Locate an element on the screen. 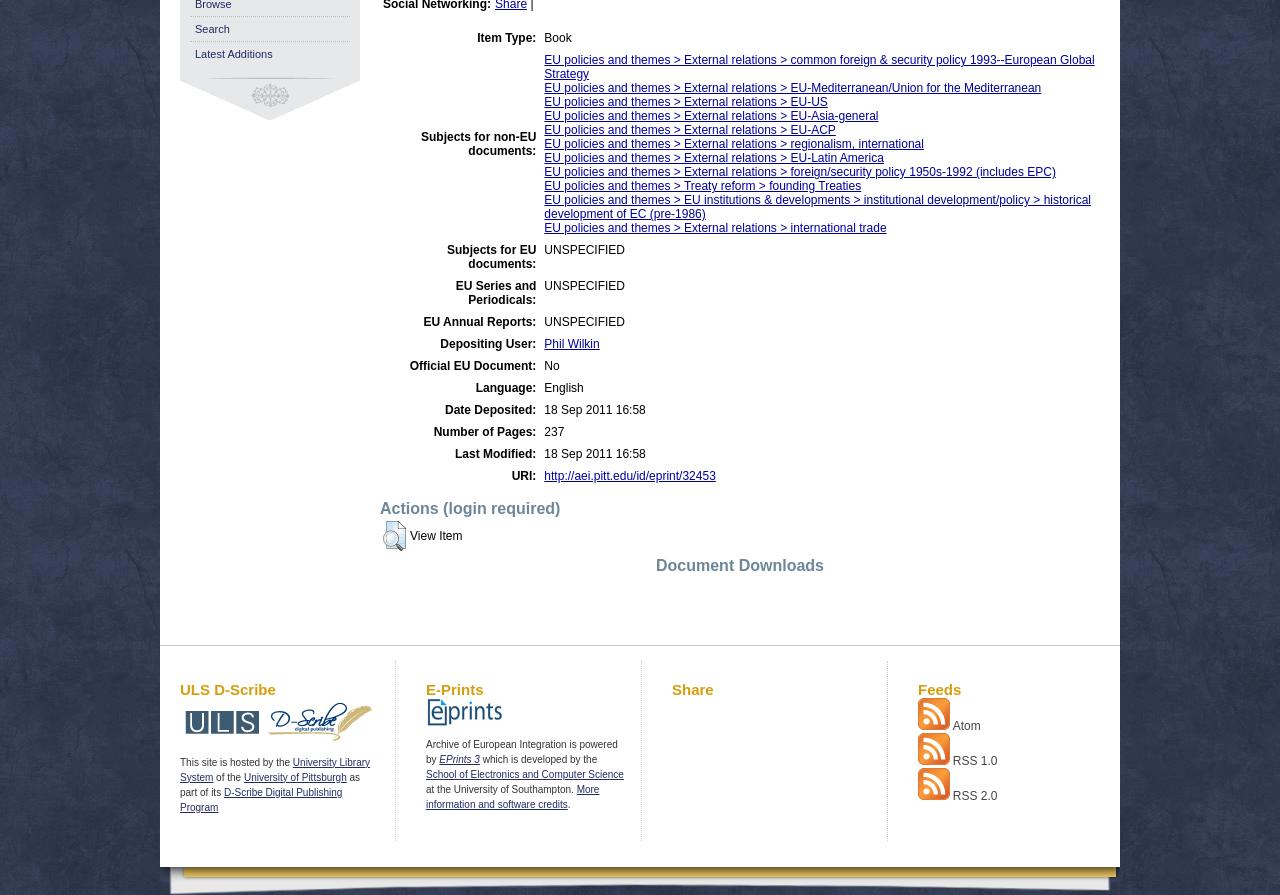 The image size is (1280, 895). 'Feeds' is located at coordinates (938, 687).